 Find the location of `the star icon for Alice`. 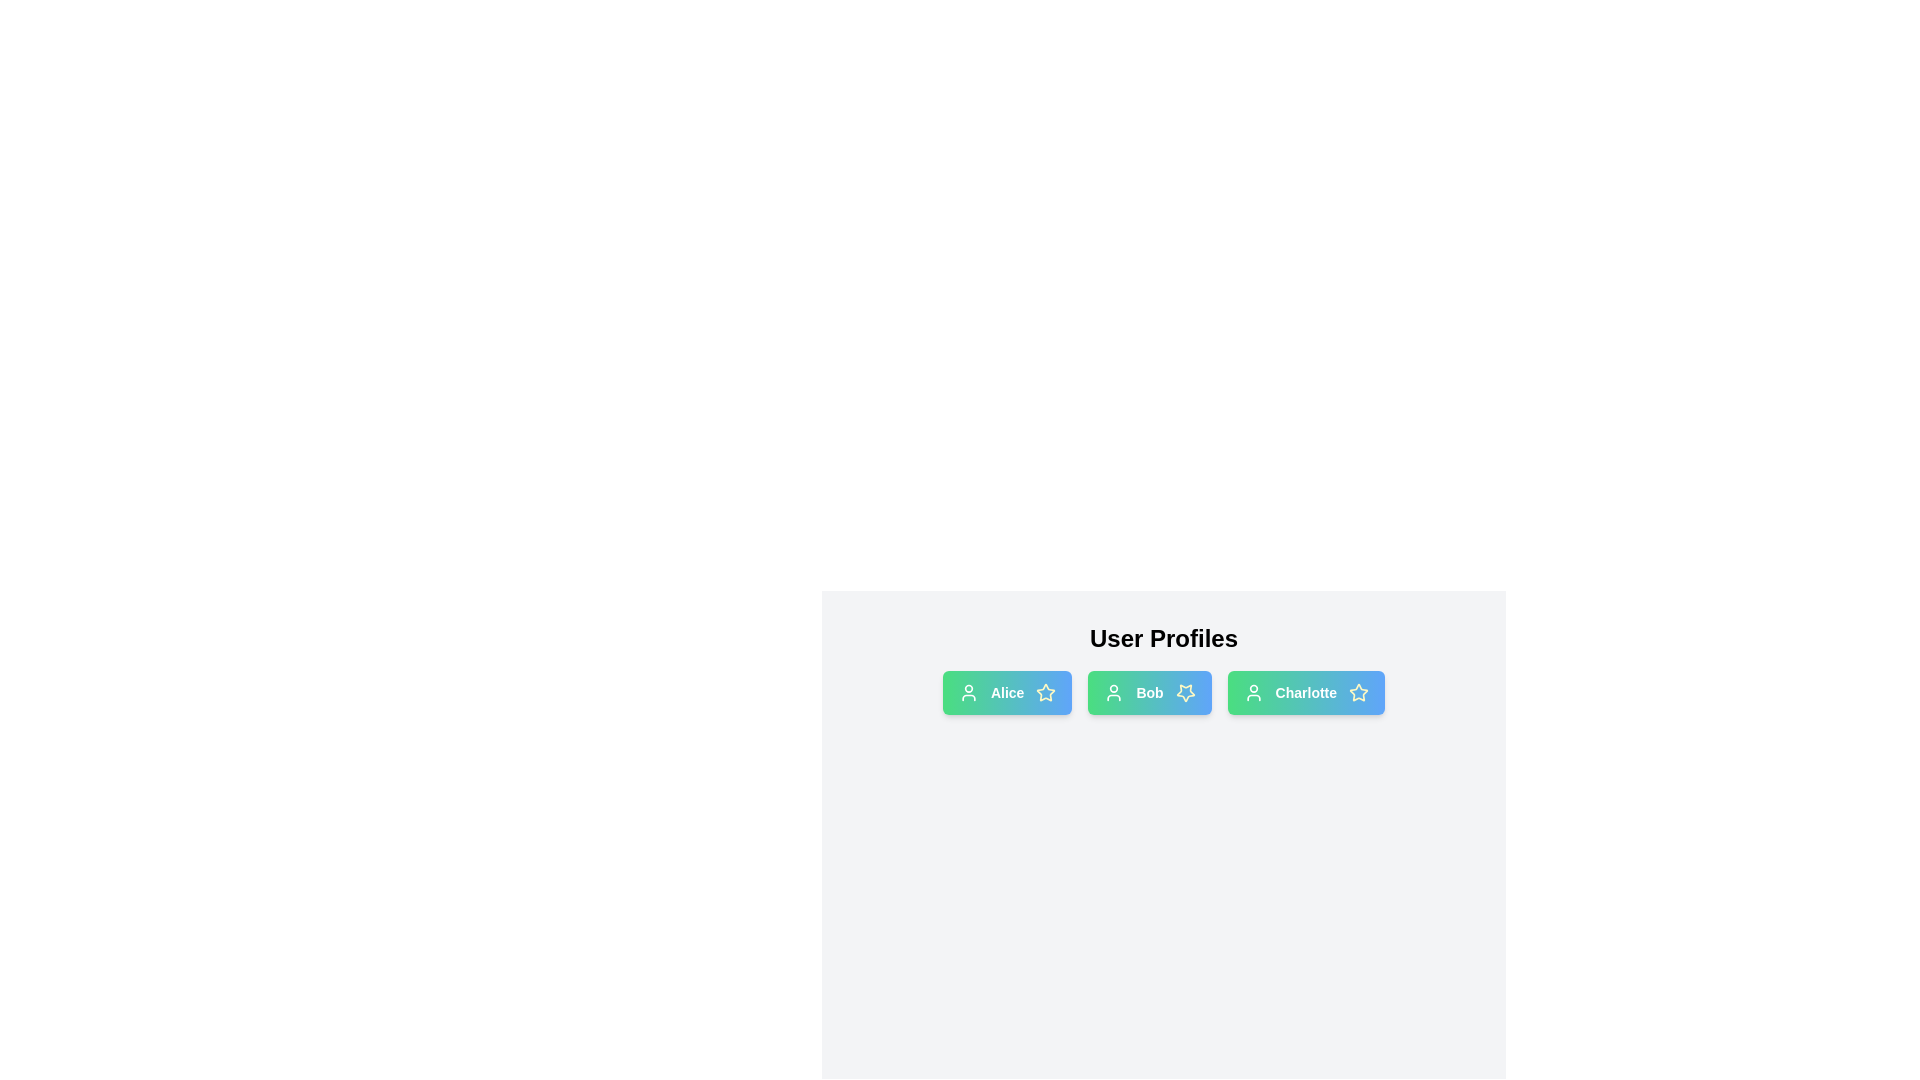

the star icon for Alice is located at coordinates (1045, 692).